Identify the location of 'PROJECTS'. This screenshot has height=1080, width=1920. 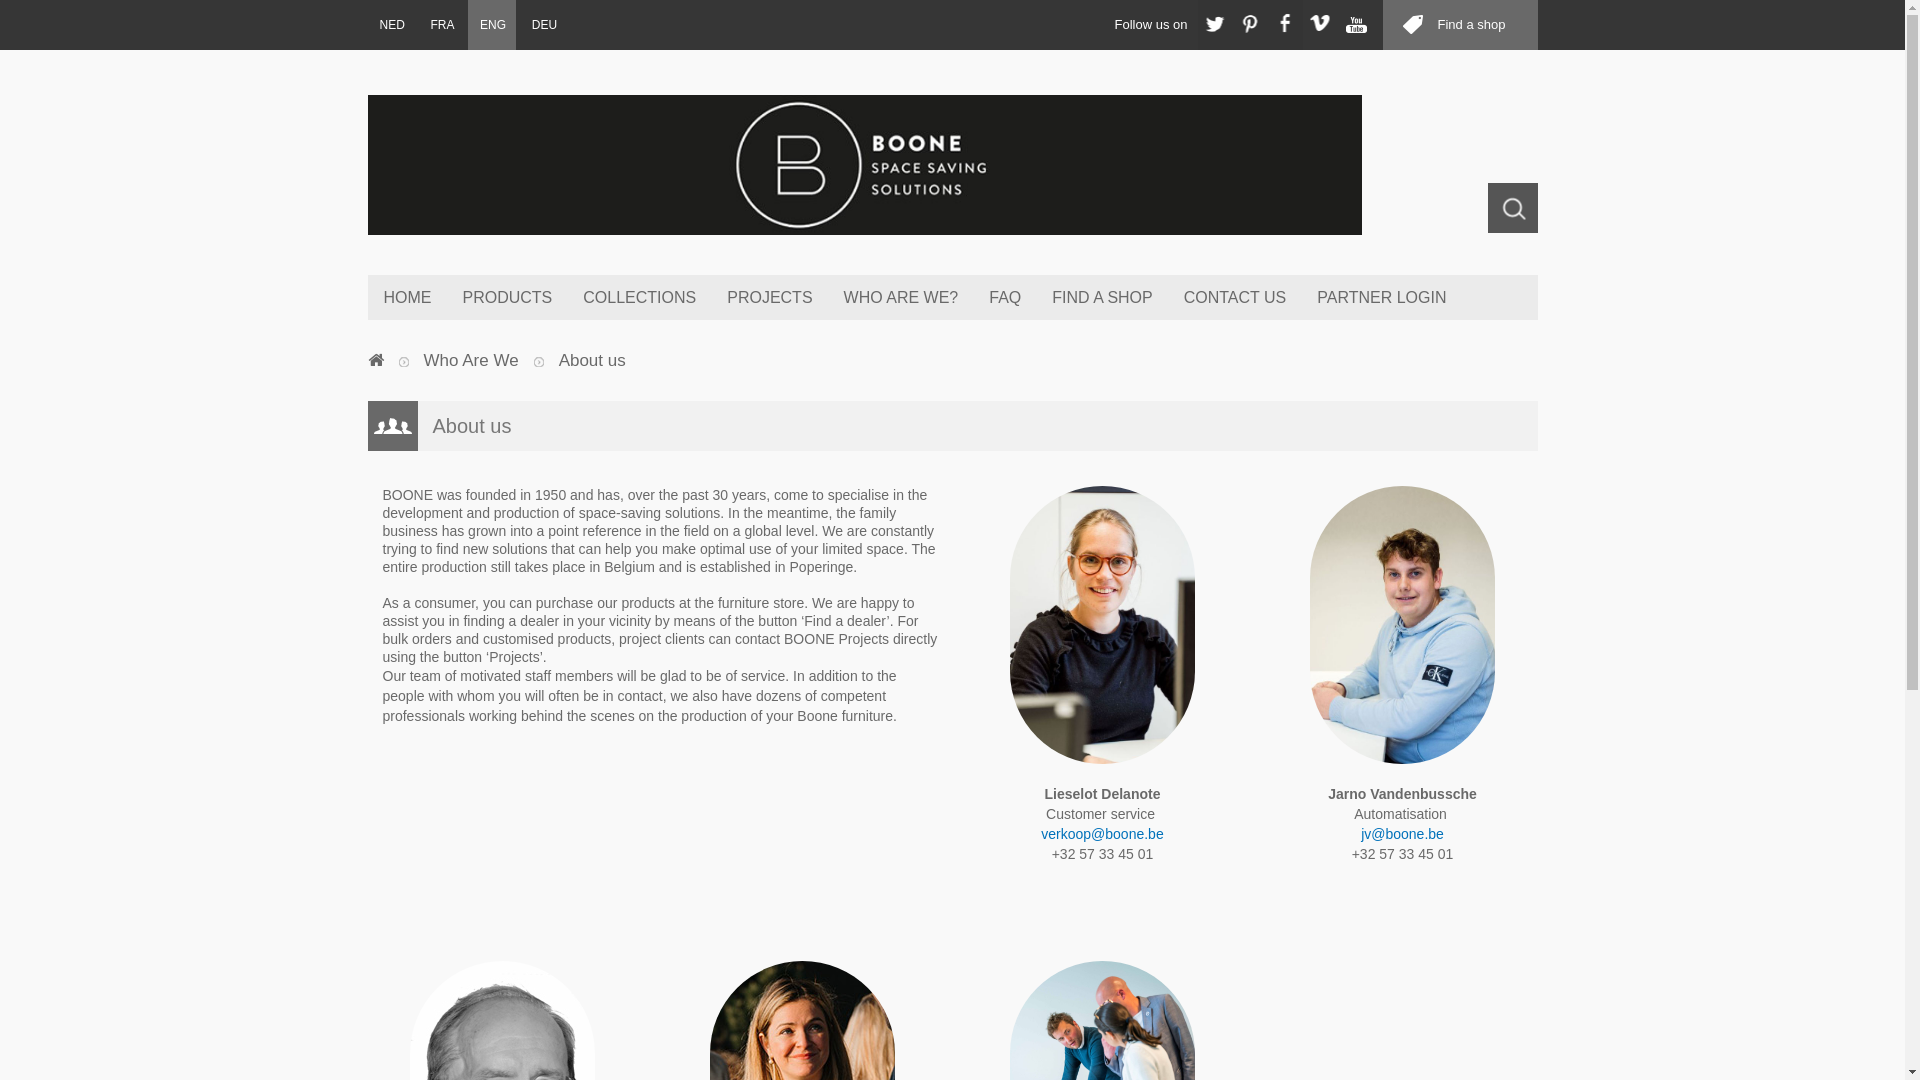
(767, 297).